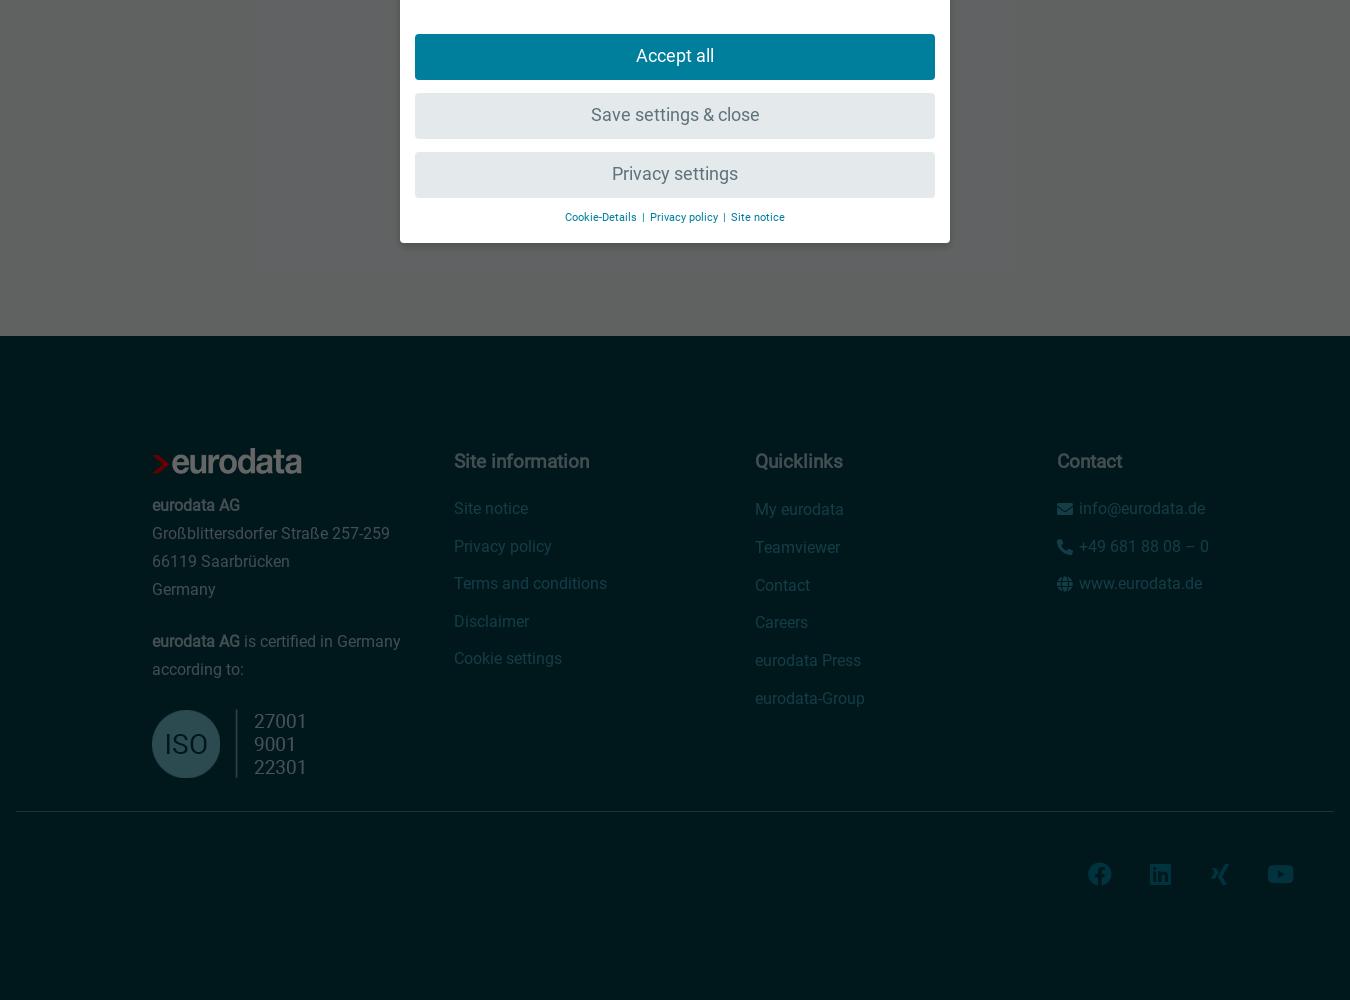 The image size is (1350, 1000). What do you see at coordinates (275, 655) in the screenshot?
I see `'is certified in Germany according to:'` at bounding box center [275, 655].